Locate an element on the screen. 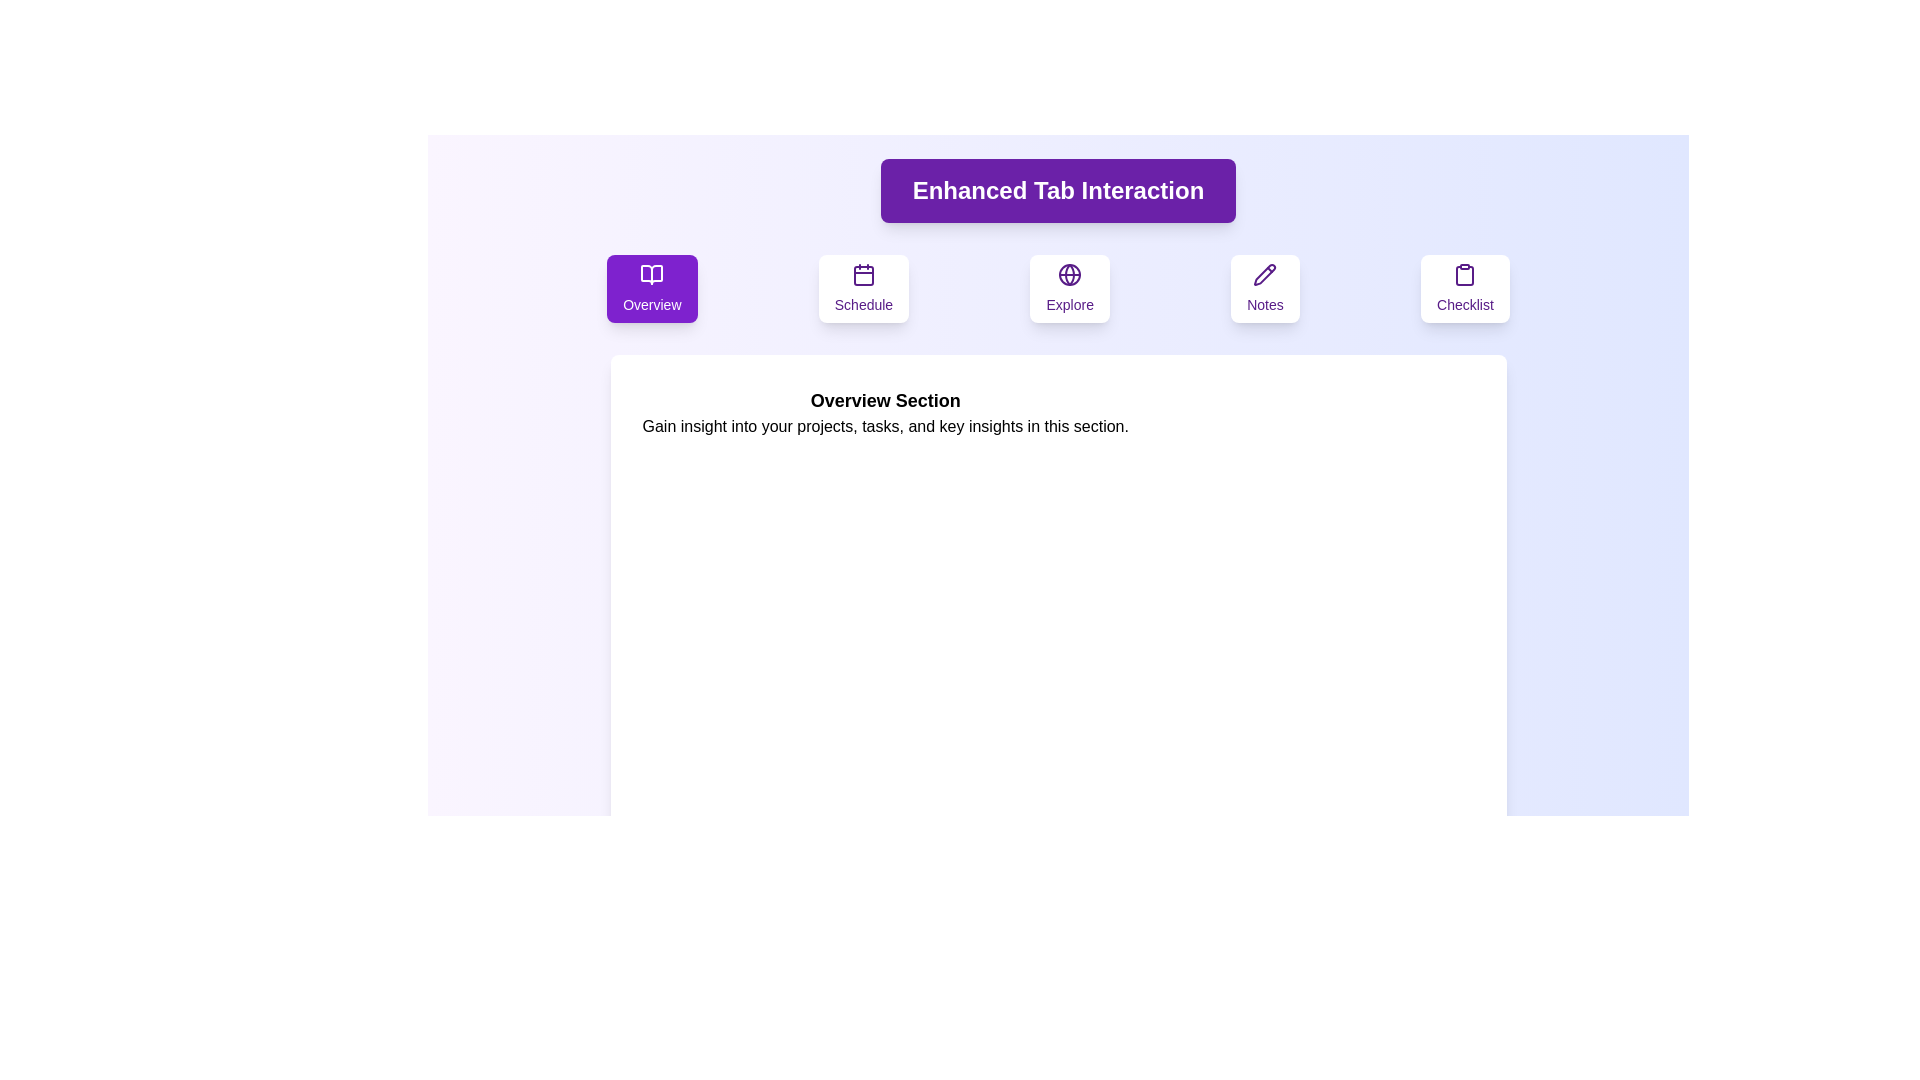  the static text element displaying 'Gain insight into your projects, tasks, and key insights in this section.' which is located below the 'Overview Section' heading is located at coordinates (884, 426).